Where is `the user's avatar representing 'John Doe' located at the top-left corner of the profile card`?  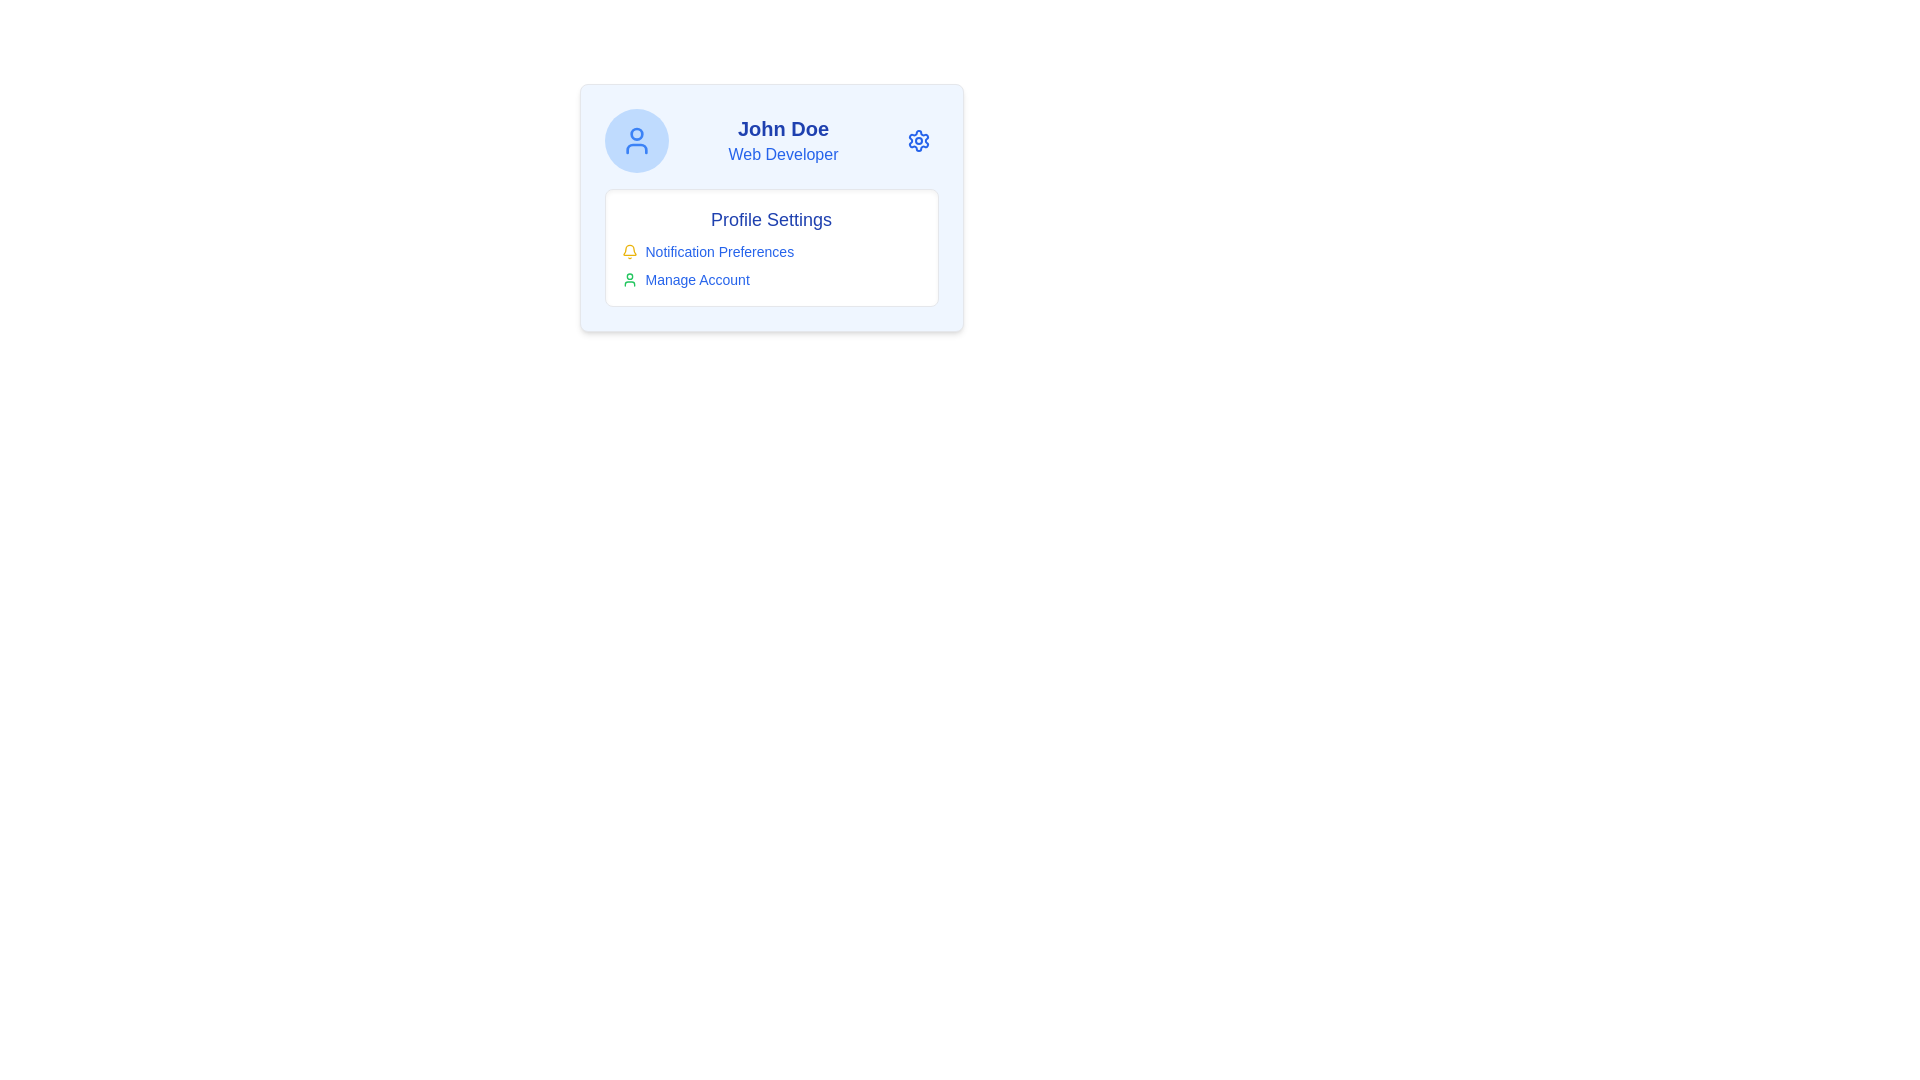
the user's avatar representing 'John Doe' located at the top-left corner of the profile card is located at coordinates (635, 140).